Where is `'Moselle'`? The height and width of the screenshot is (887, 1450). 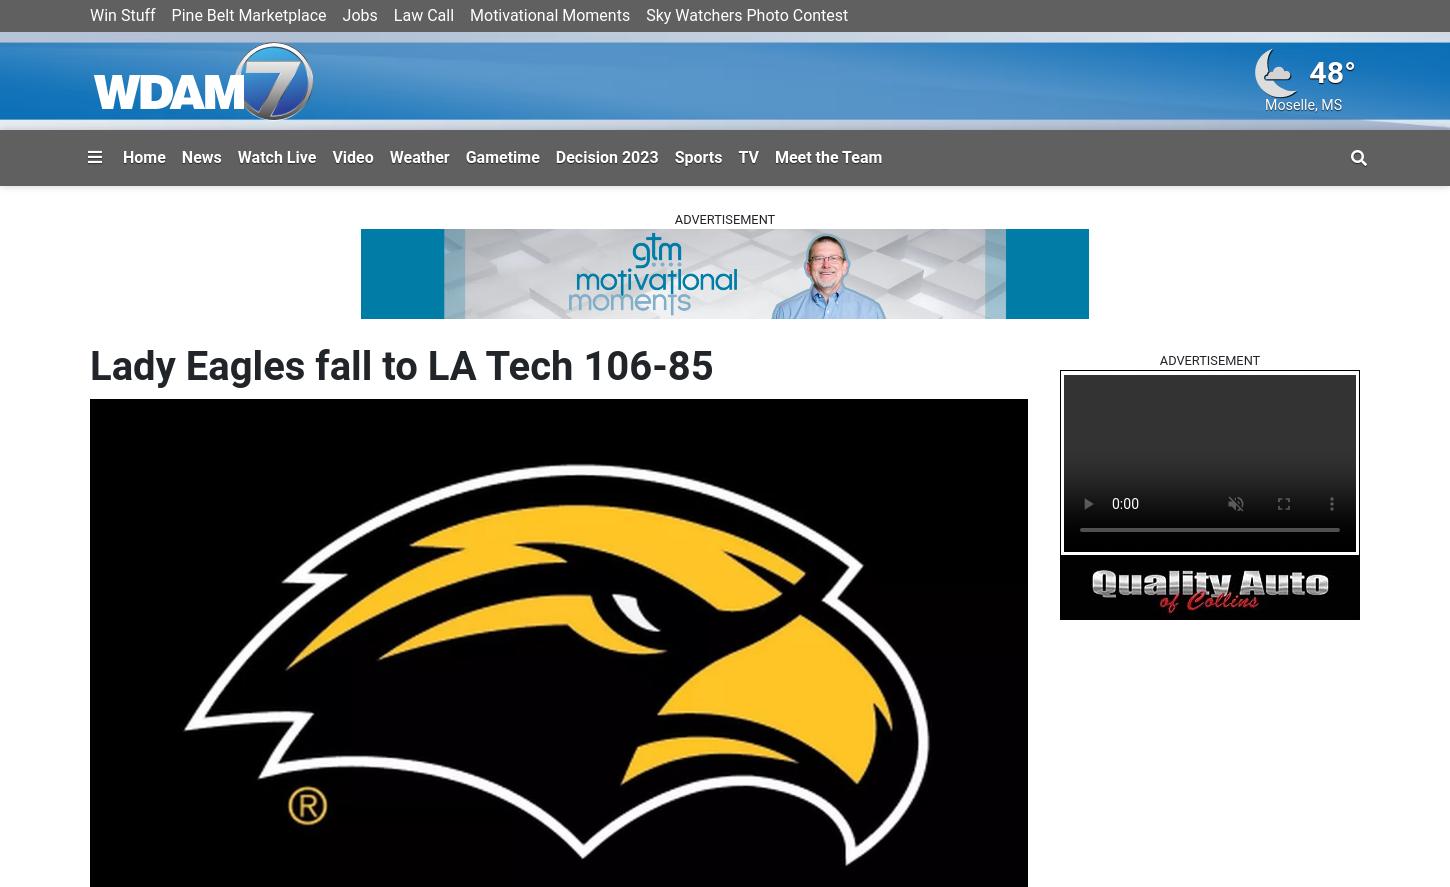
'Moselle' is located at coordinates (1290, 105).